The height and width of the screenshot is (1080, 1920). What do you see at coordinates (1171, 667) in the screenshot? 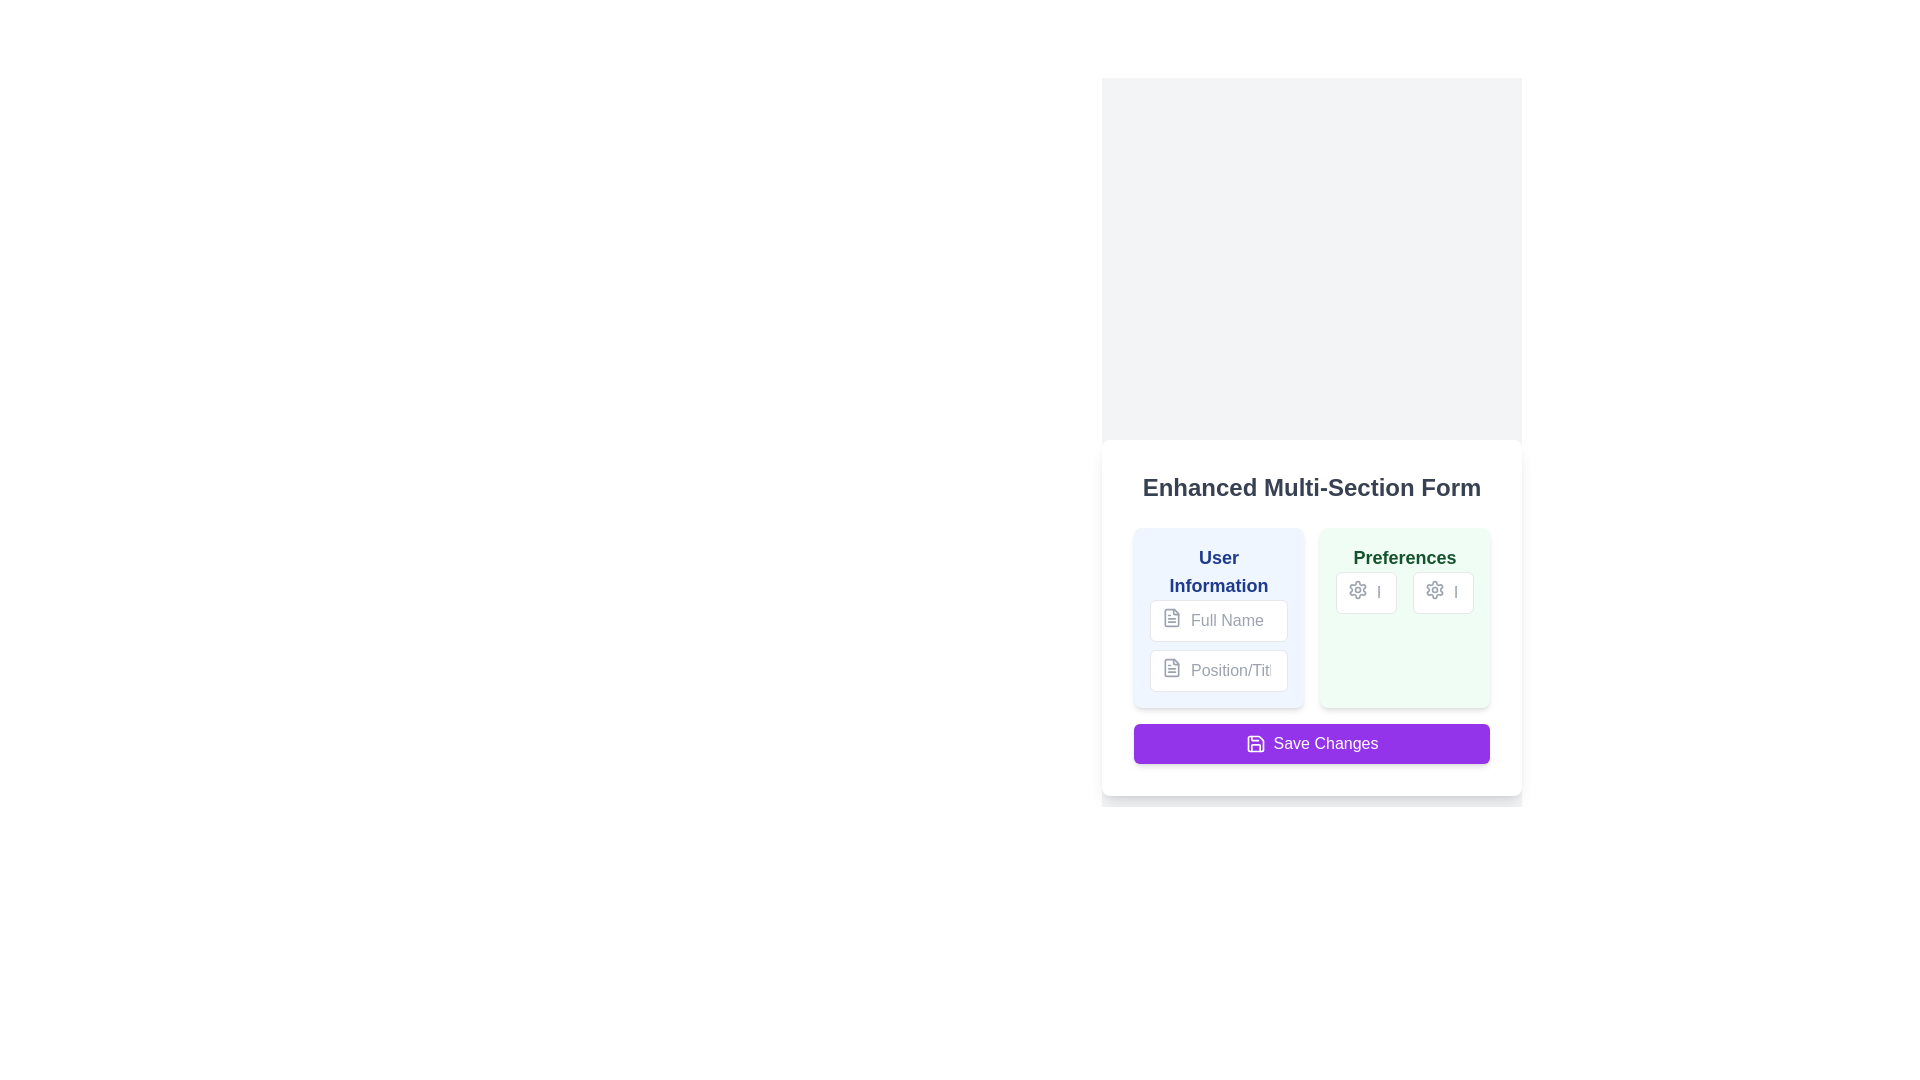
I see `the icon that serves as a visual indicator for the 'Position/Title' text input field located in the 'User Information' section of the form interface` at bounding box center [1171, 667].